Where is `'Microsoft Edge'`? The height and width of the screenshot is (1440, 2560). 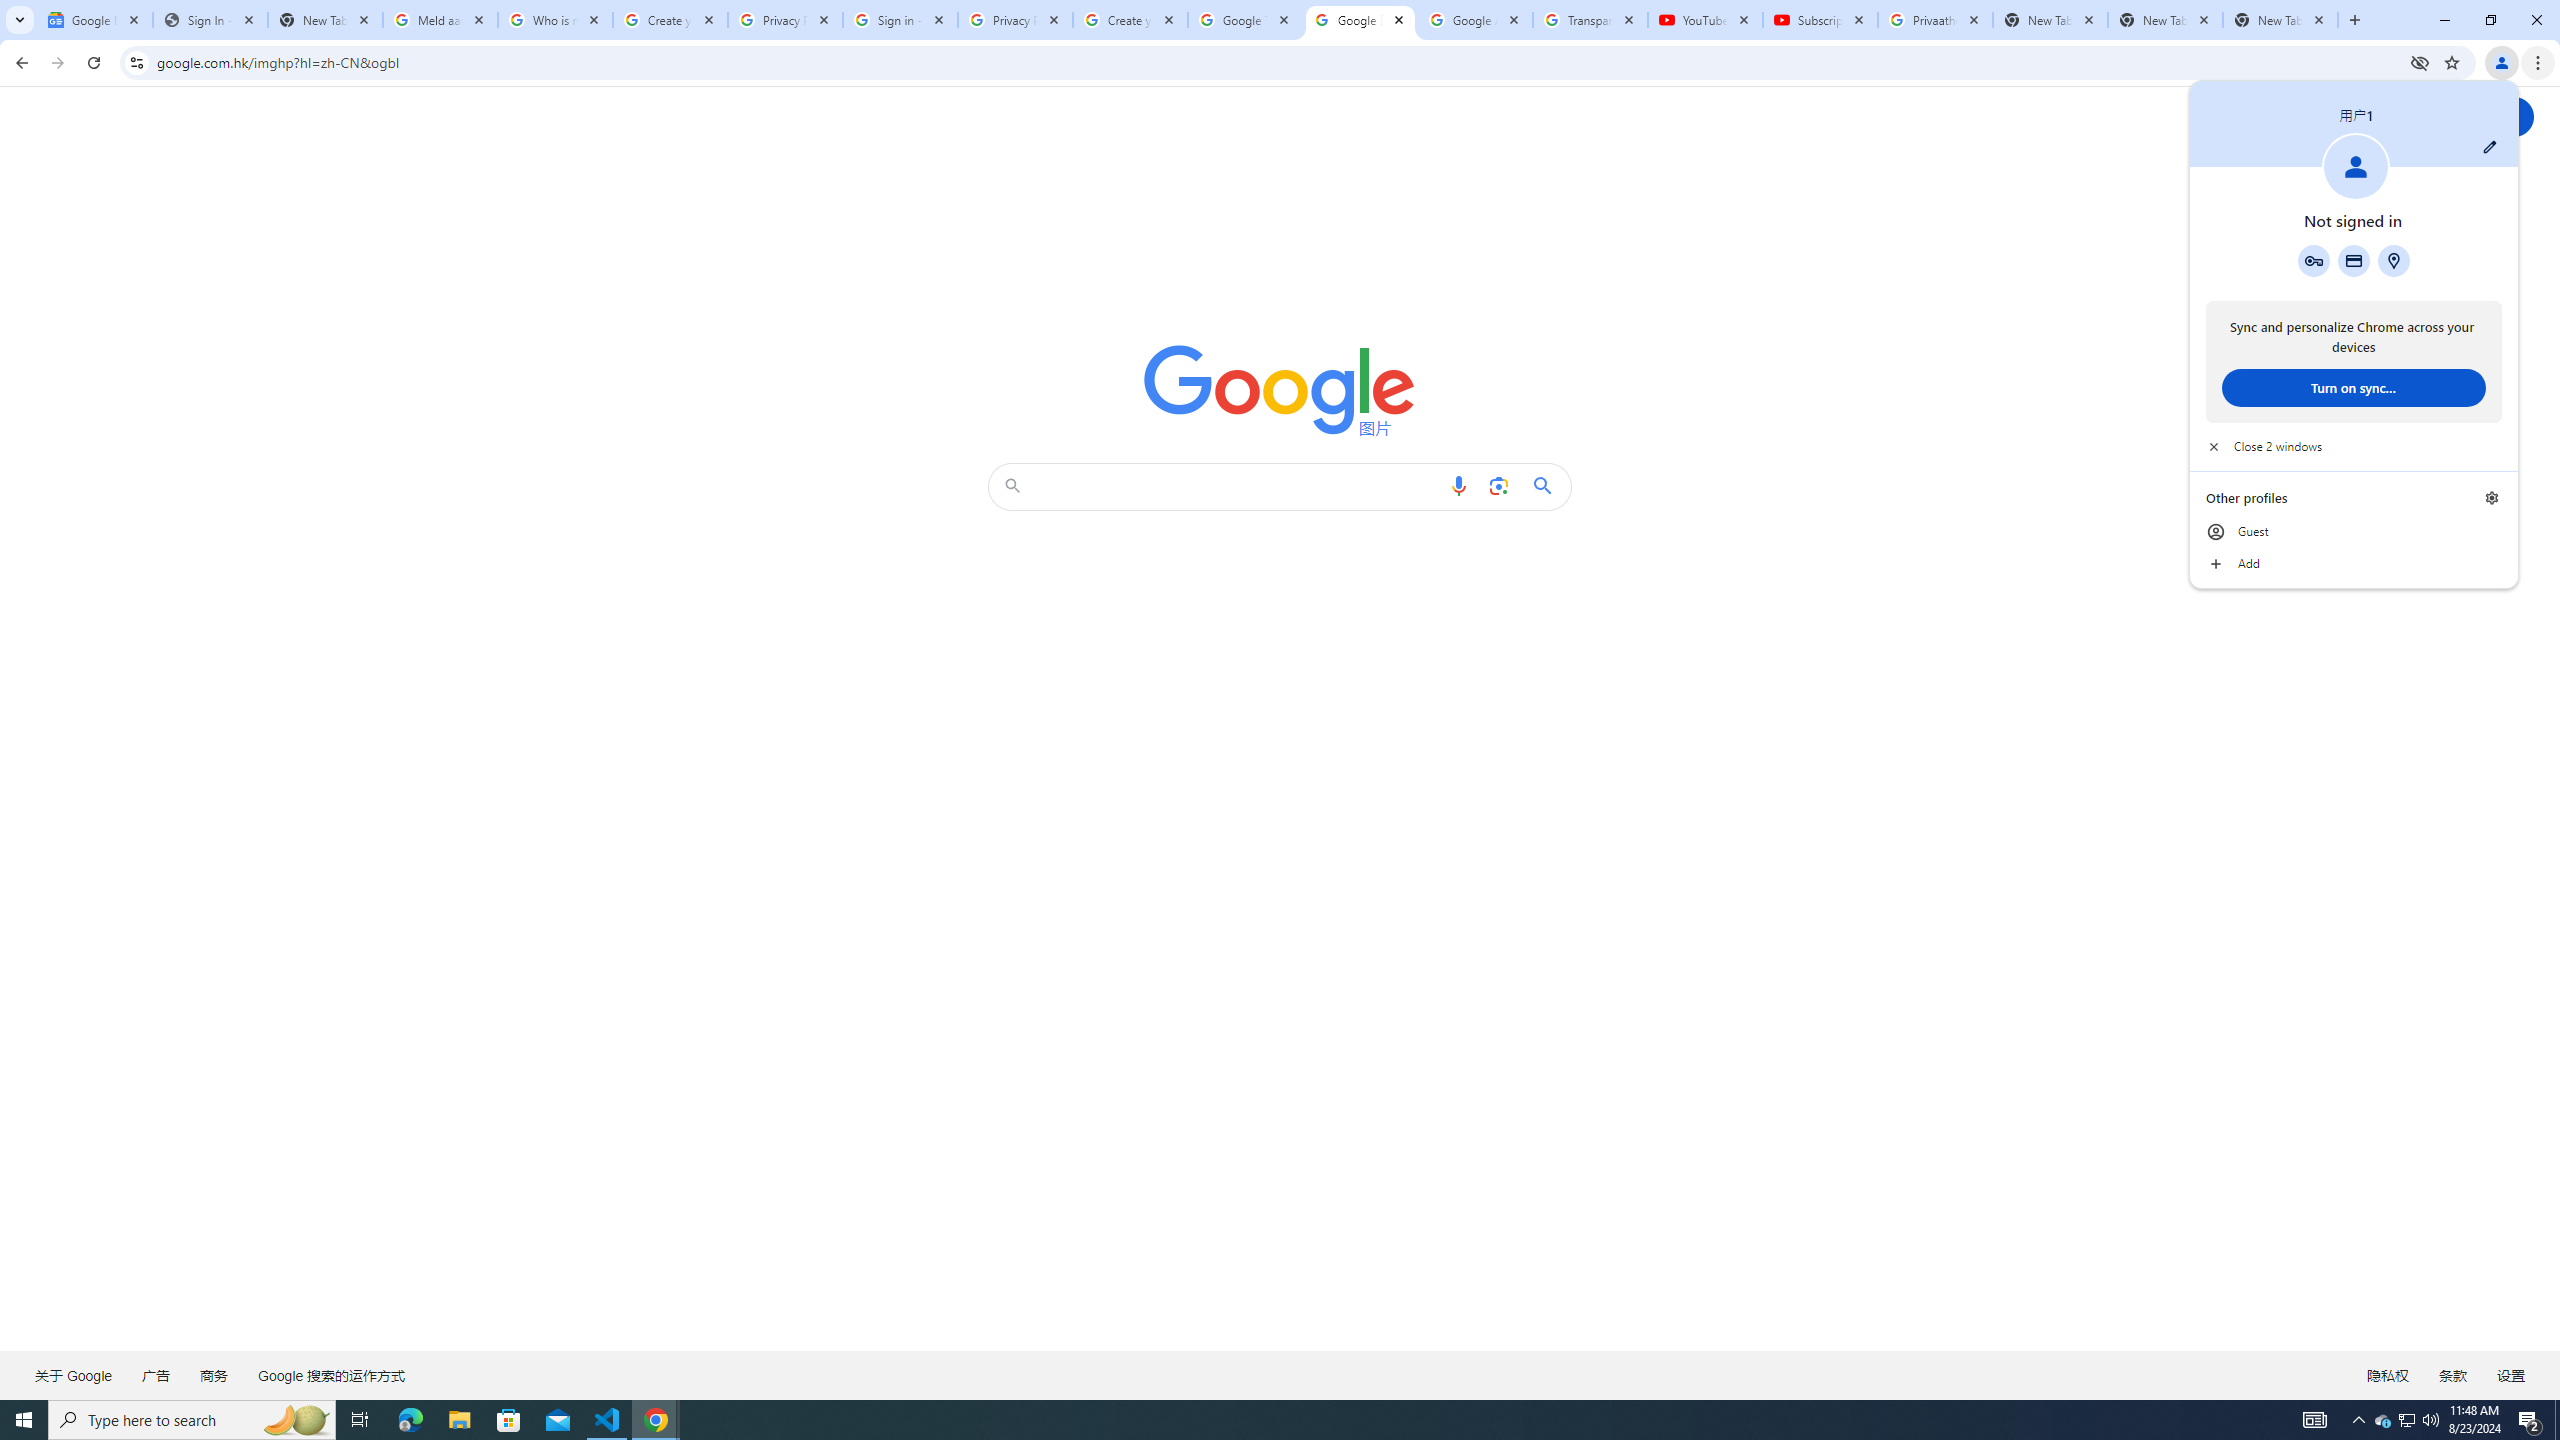
'Microsoft Edge' is located at coordinates (409, 1418).